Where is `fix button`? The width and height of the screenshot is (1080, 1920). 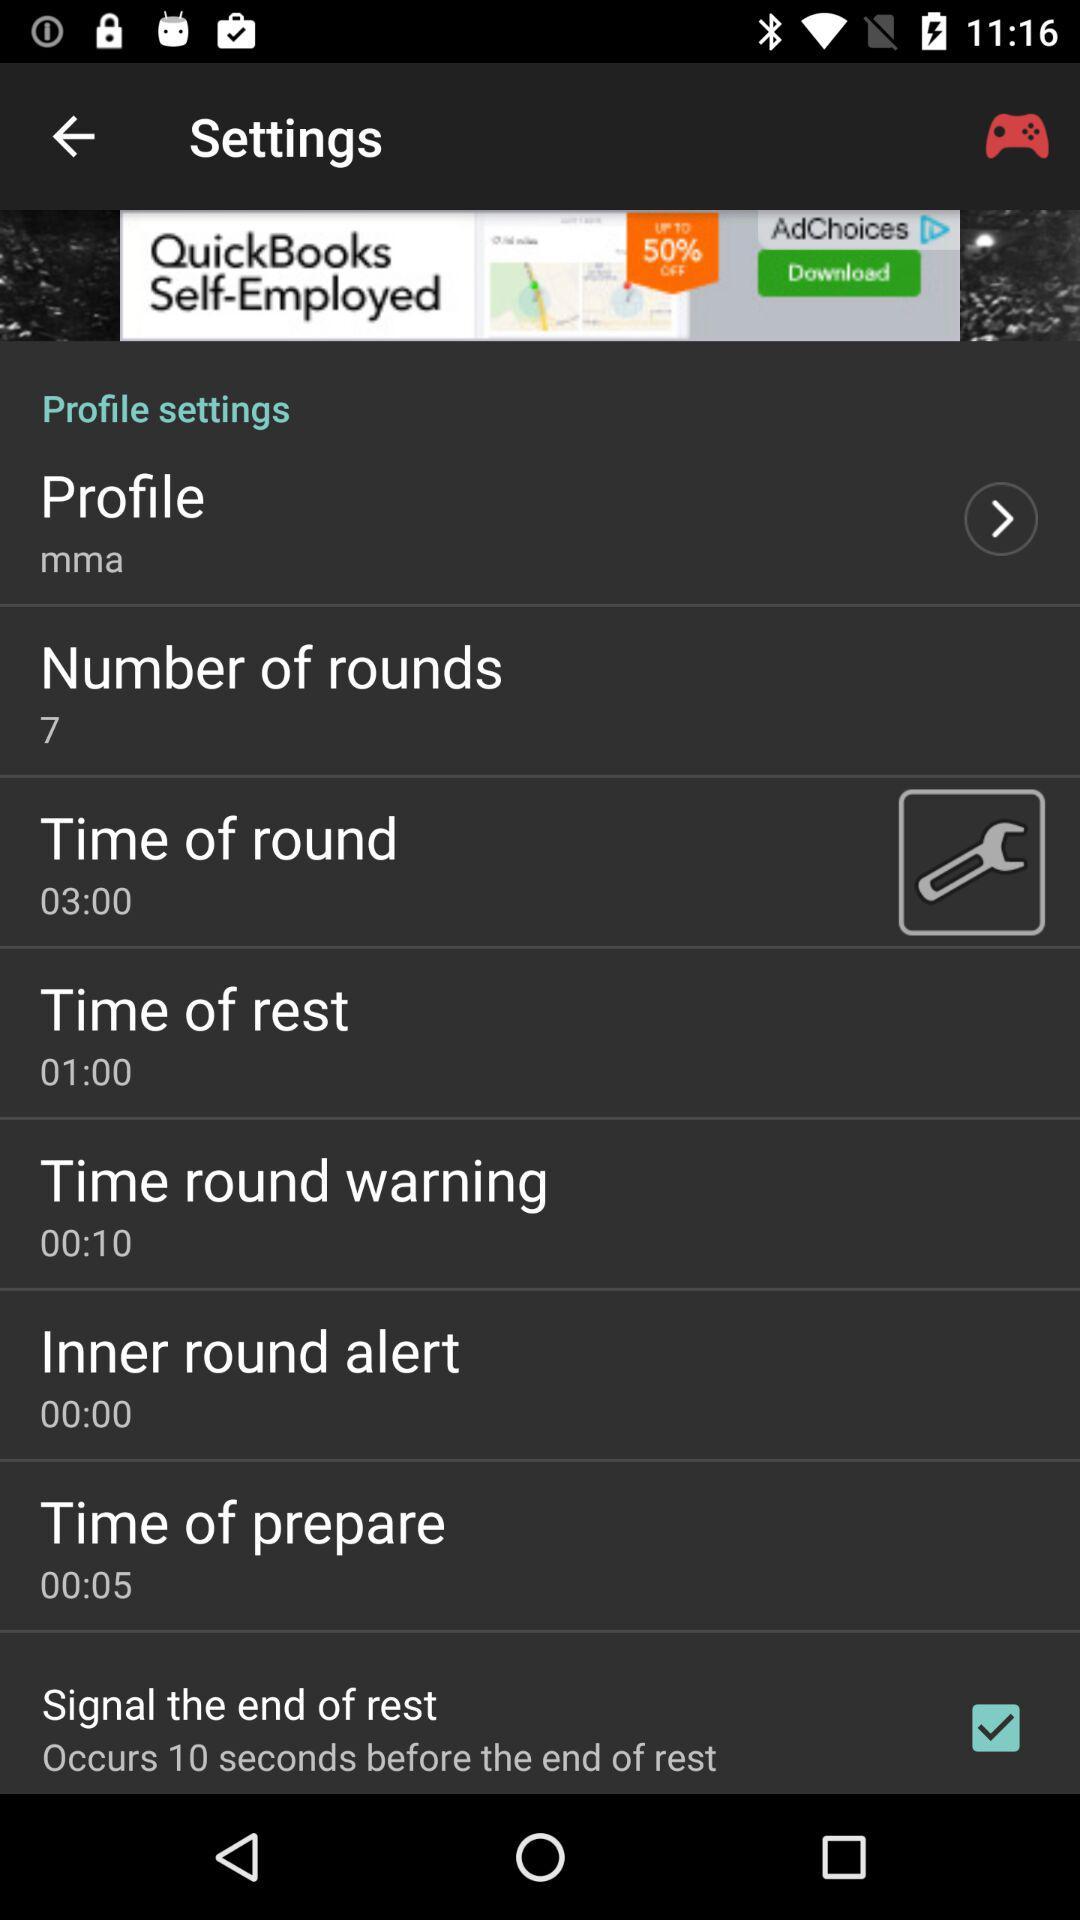 fix button is located at coordinates (970, 861).